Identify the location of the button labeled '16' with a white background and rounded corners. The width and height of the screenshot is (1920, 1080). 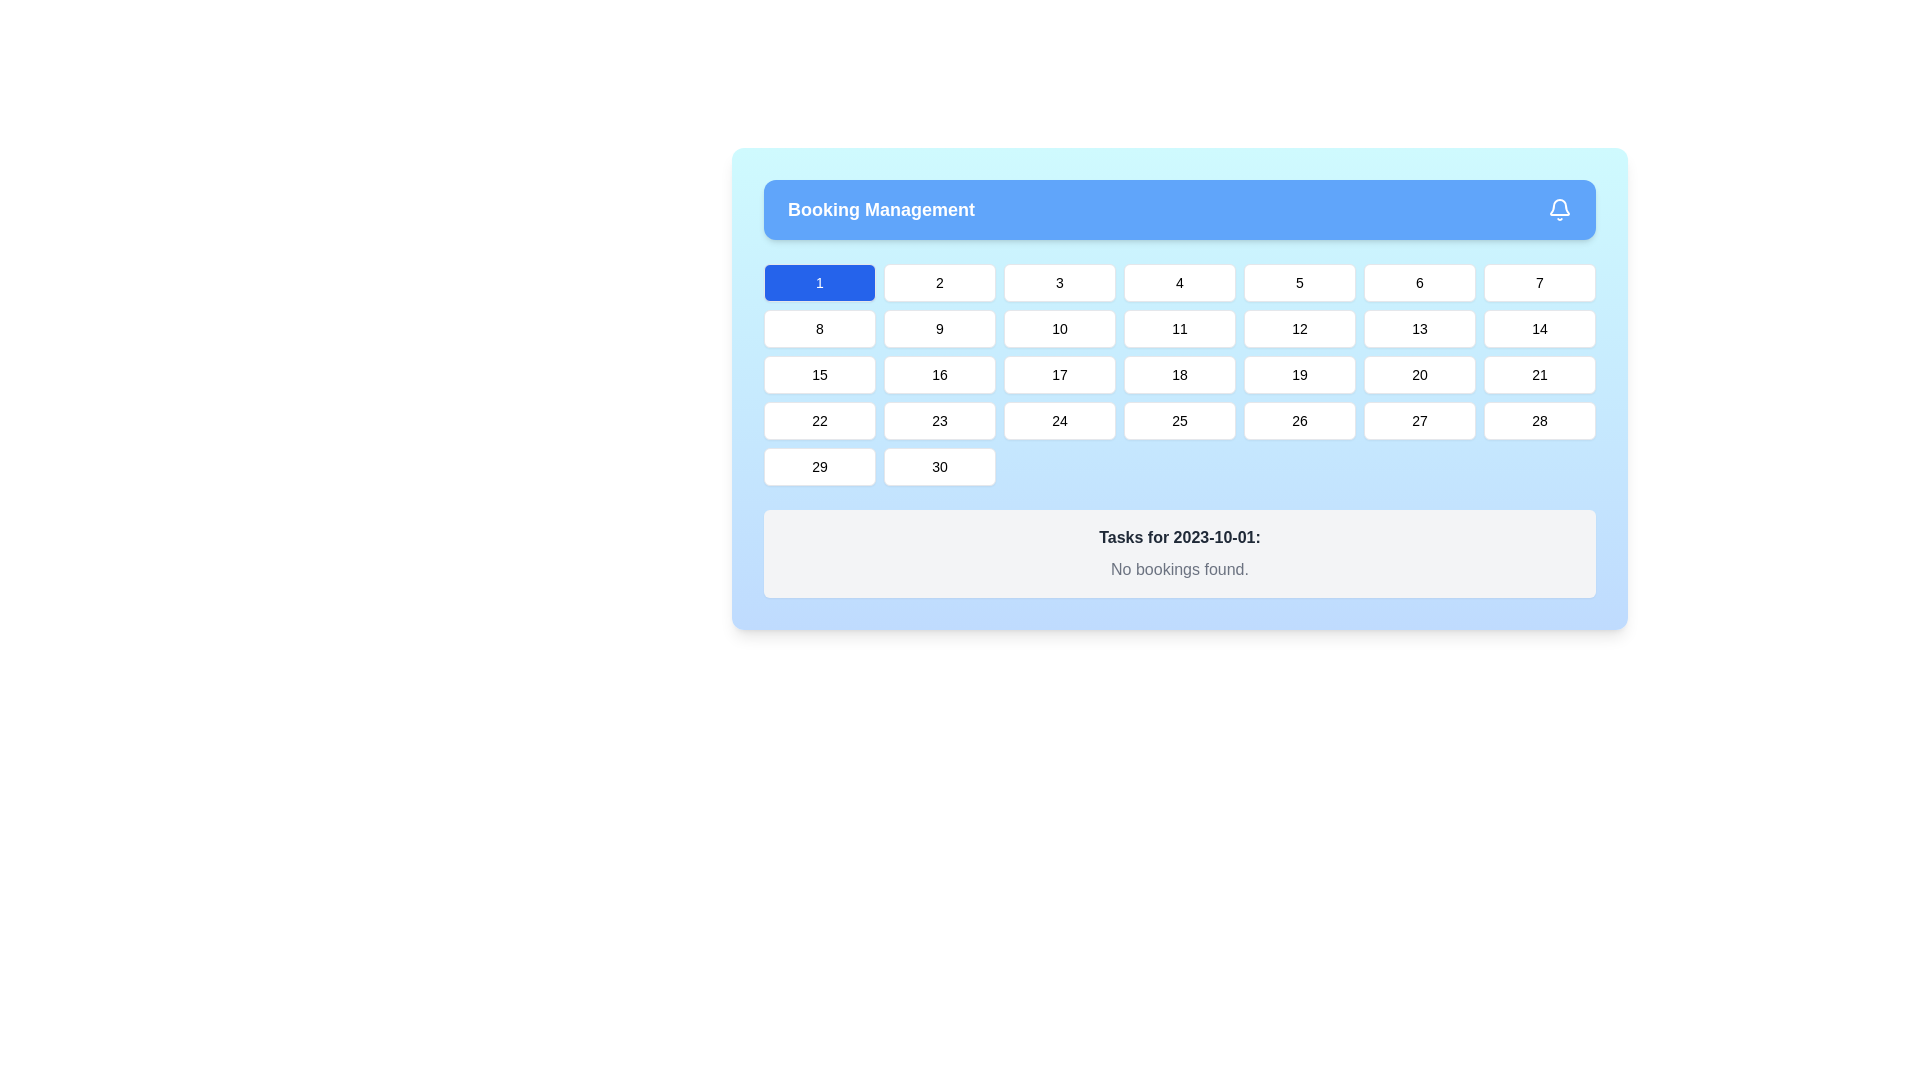
(939, 374).